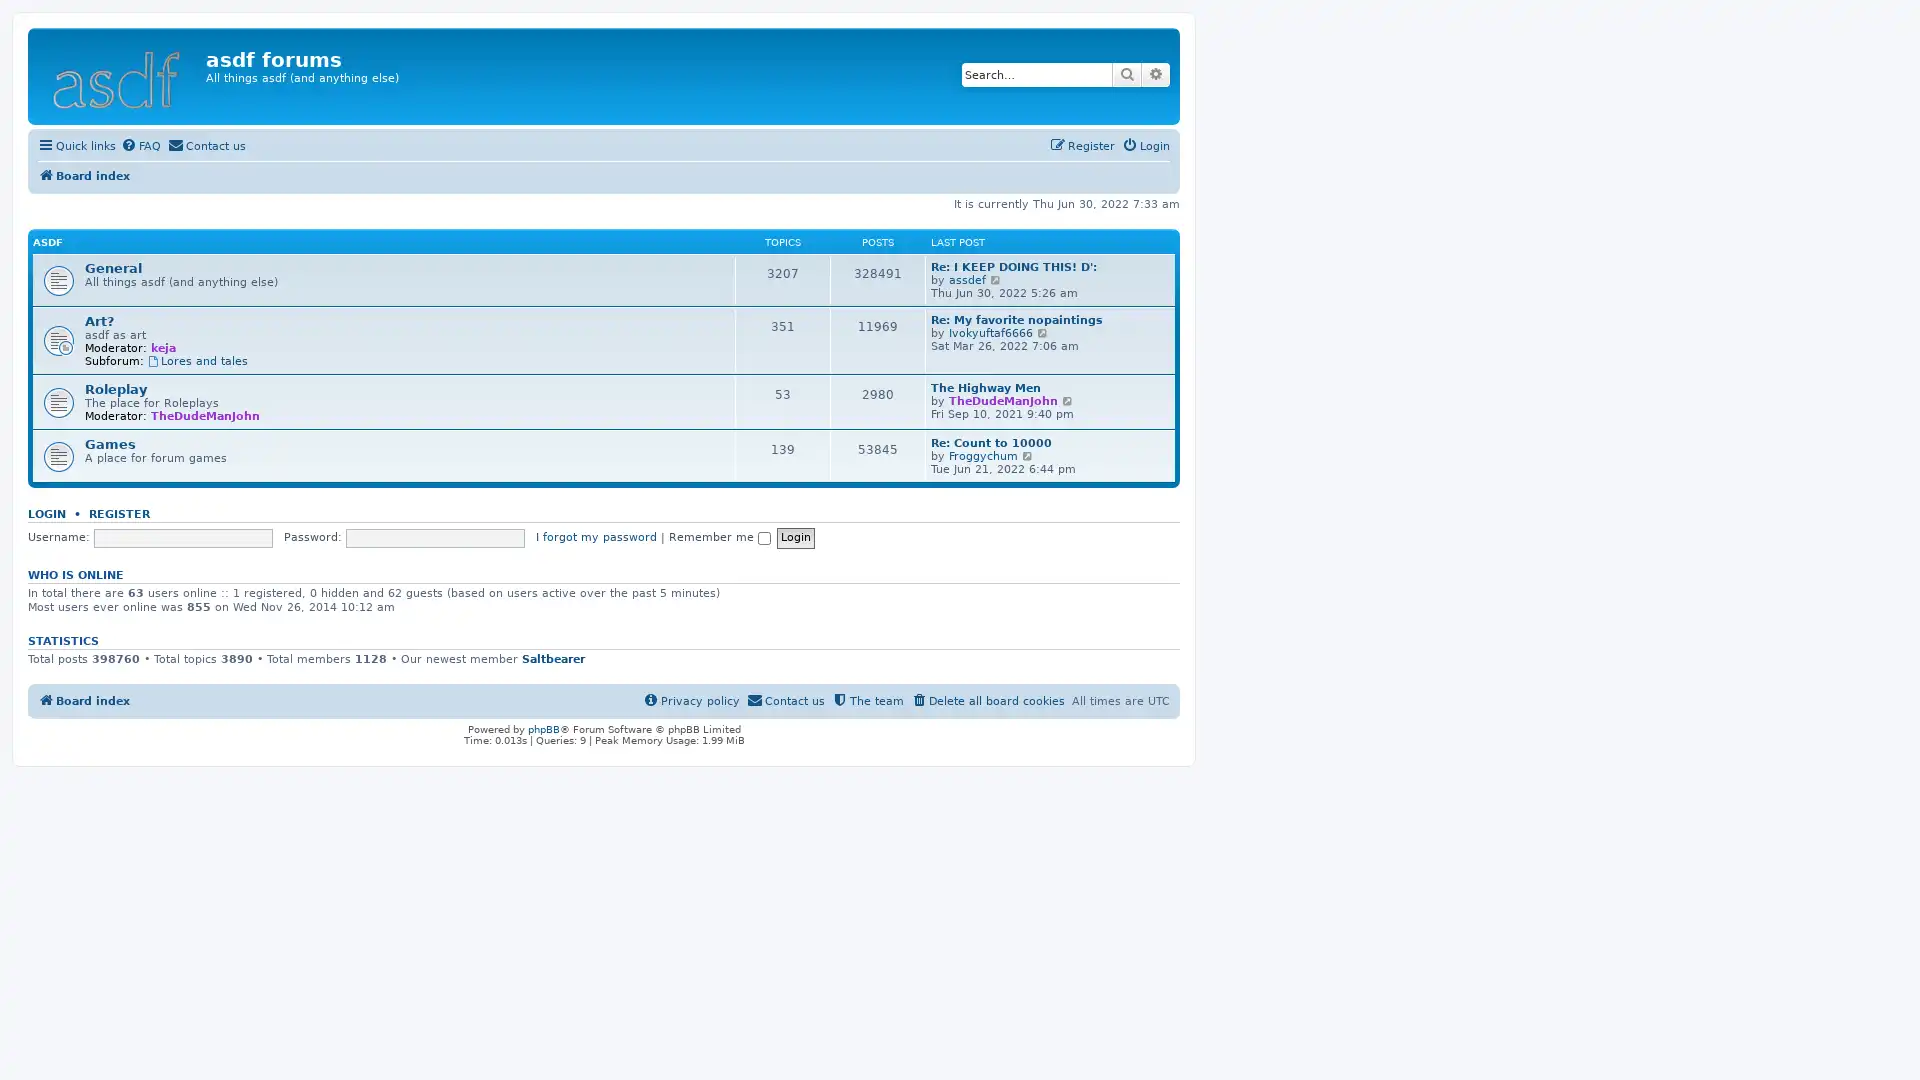  What do you see at coordinates (1127, 73) in the screenshot?
I see `Search` at bounding box center [1127, 73].